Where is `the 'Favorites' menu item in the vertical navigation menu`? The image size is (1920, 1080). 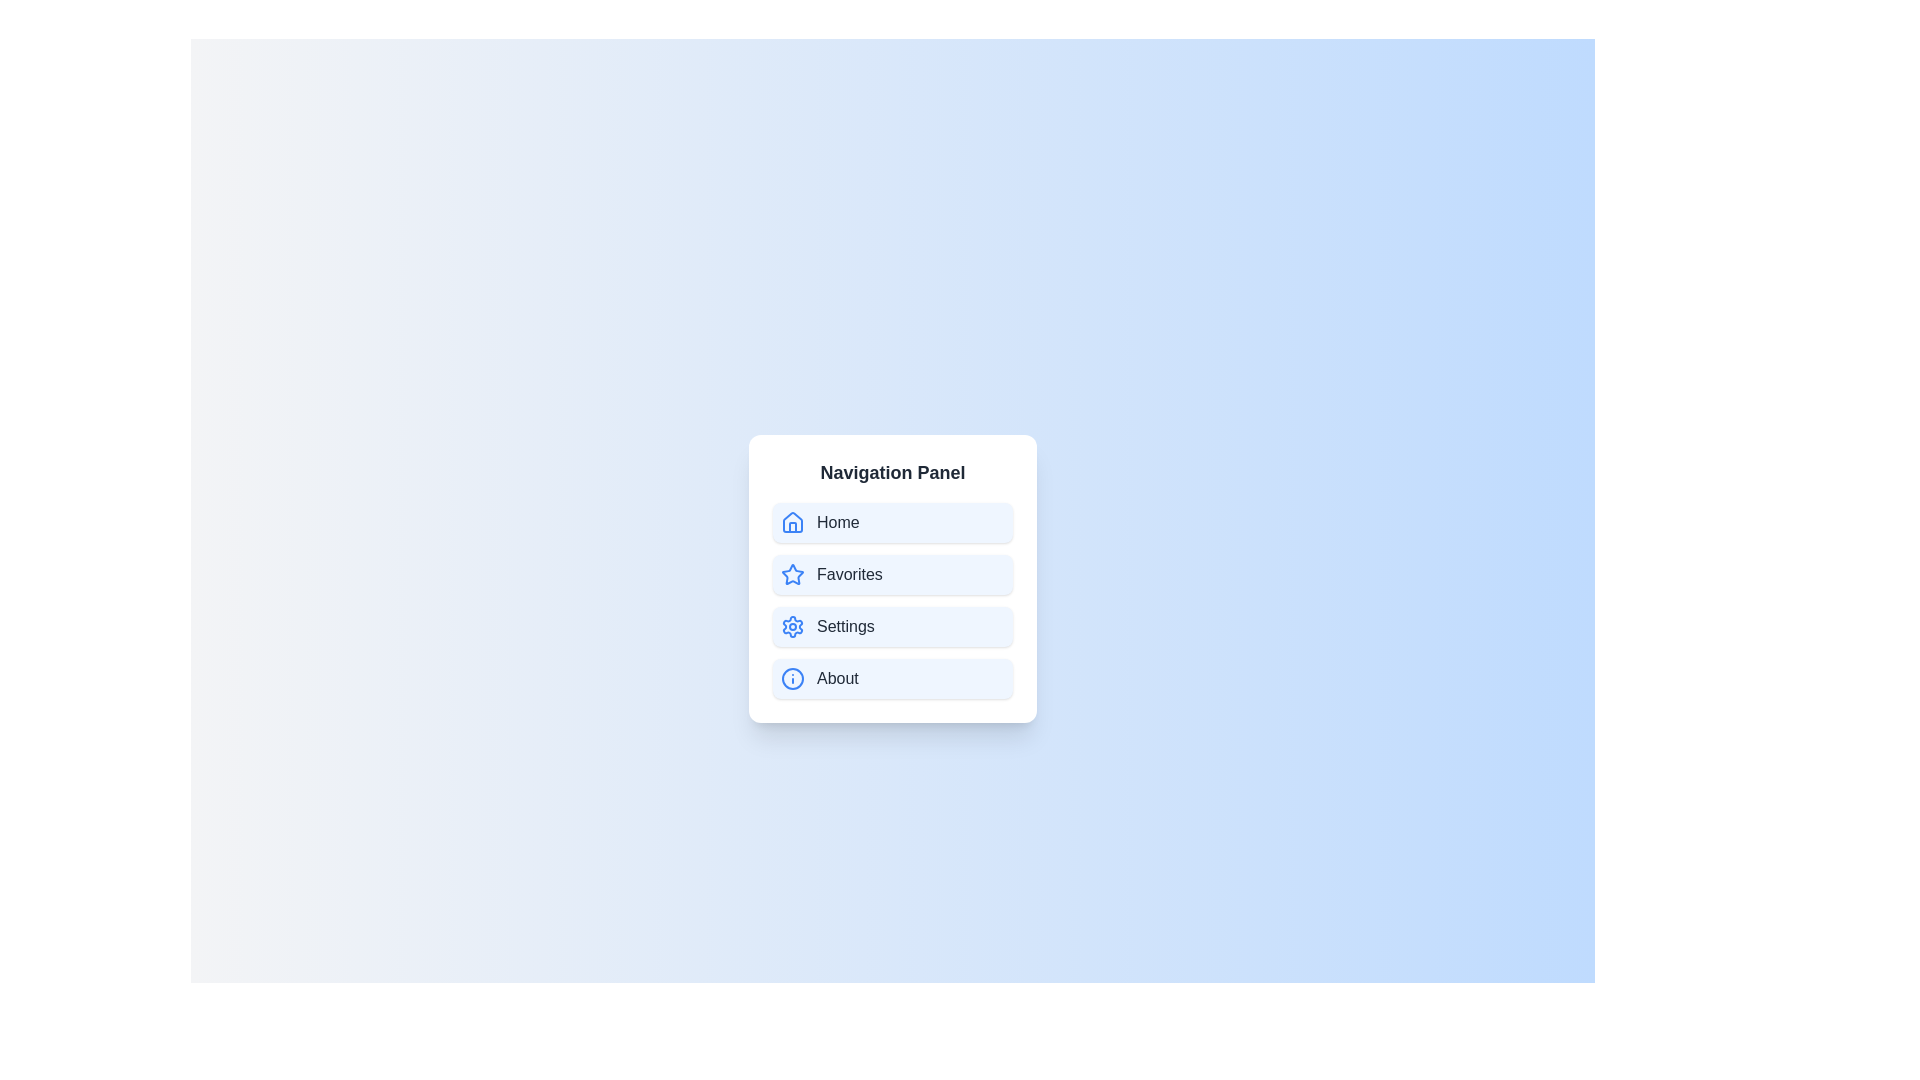 the 'Favorites' menu item in the vertical navigation menu is located at coordinates (891, 600).